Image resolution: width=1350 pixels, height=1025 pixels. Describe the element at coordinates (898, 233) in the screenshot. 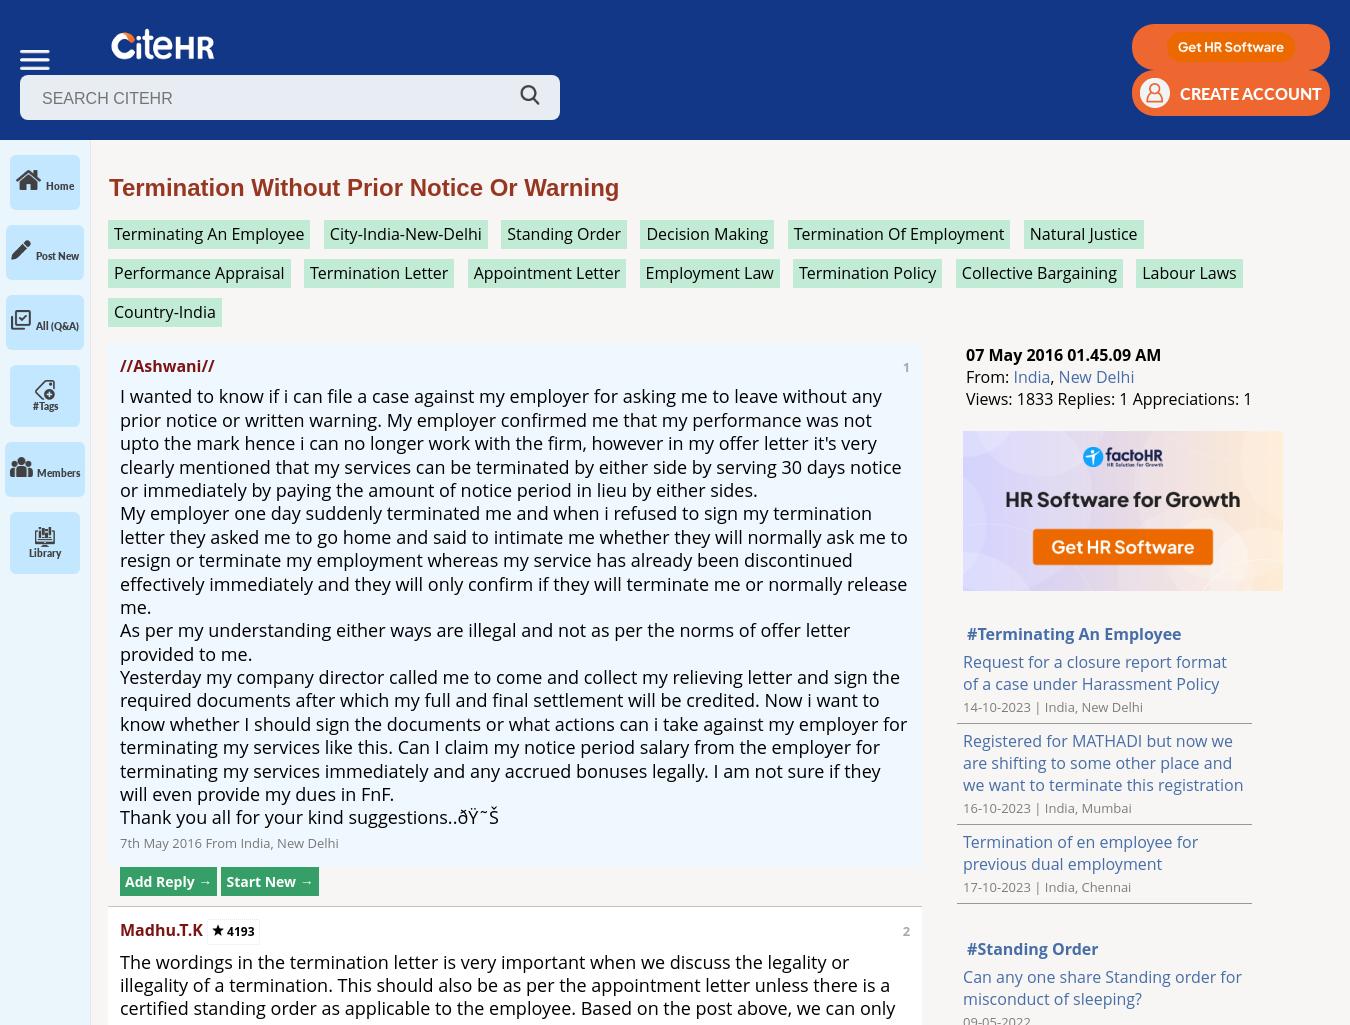

I see `'termination of employment'` at that location.